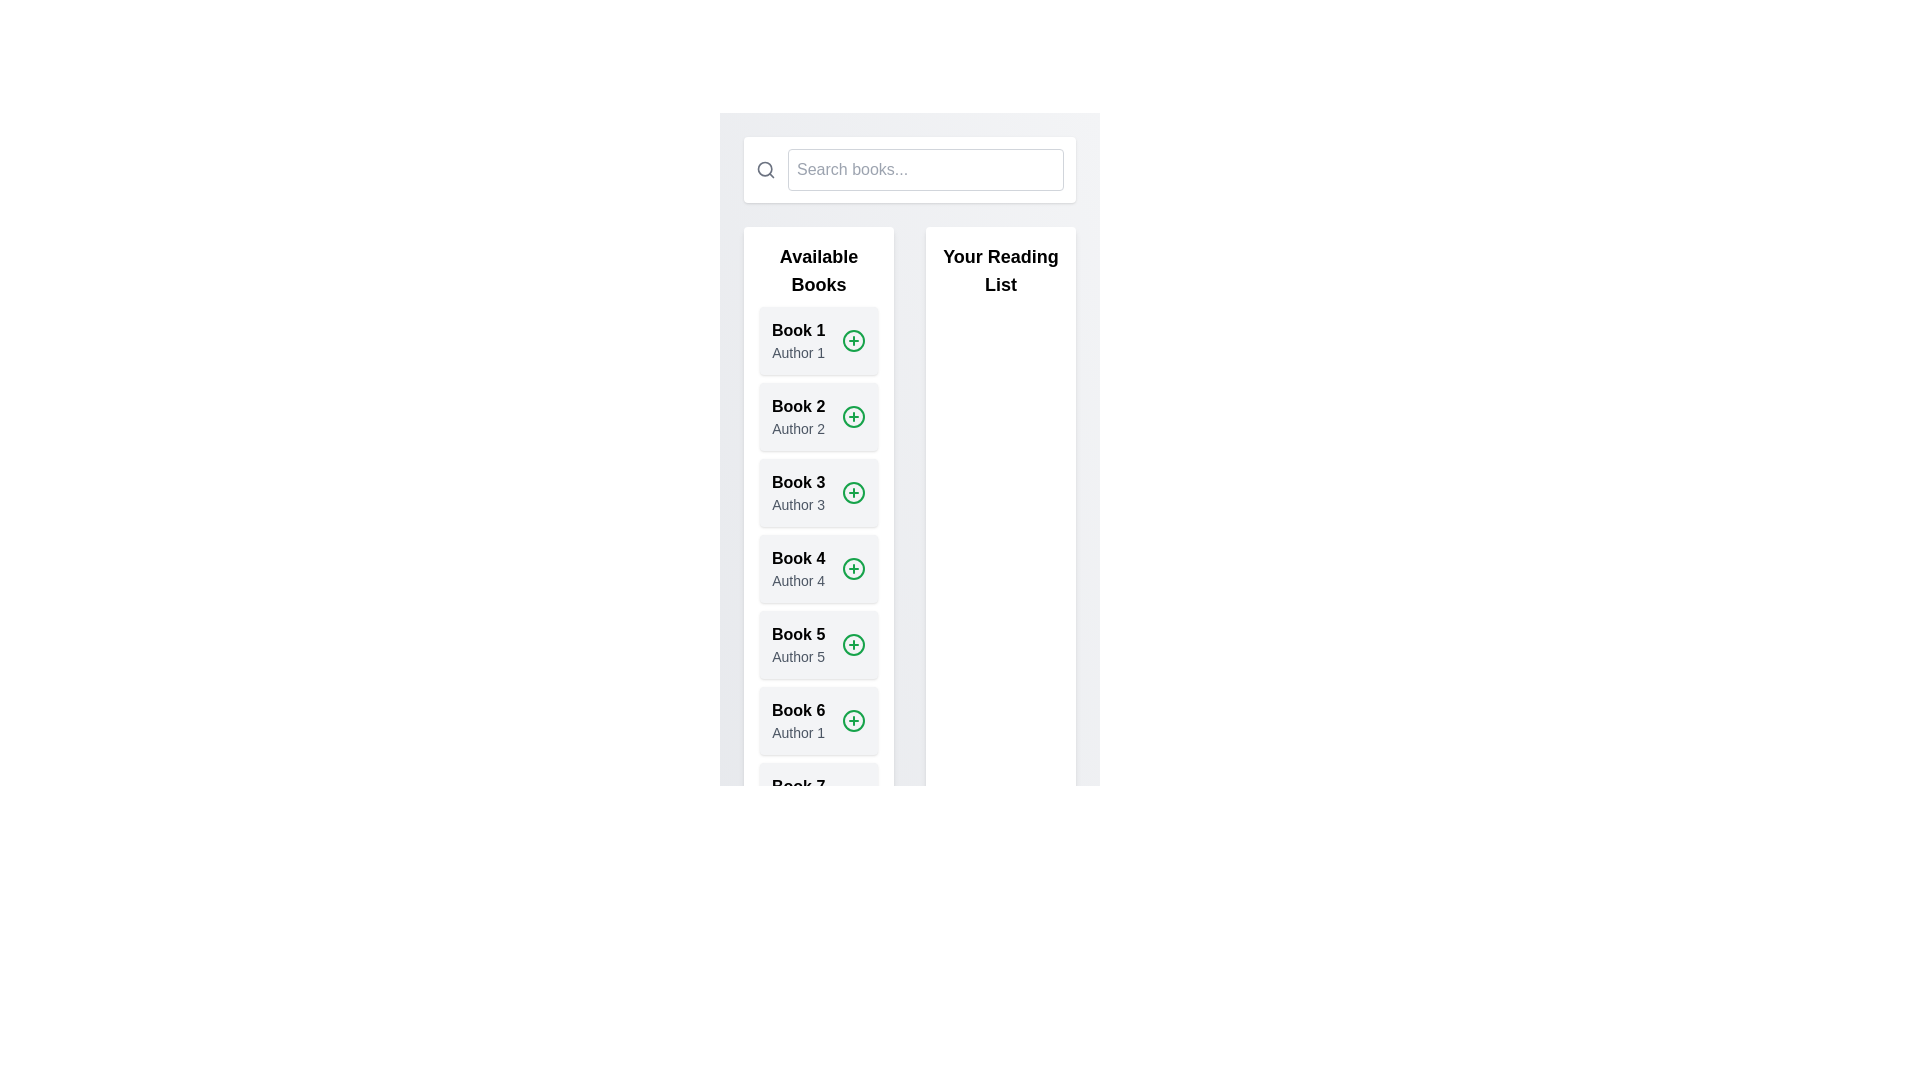  Describe the element at coordinates (854, 721) in the screenshot. I see `the circular addition icon with a green border and '+' symbol located in the 'Available Books' list under 'Book 6 Author 1'` at that location.